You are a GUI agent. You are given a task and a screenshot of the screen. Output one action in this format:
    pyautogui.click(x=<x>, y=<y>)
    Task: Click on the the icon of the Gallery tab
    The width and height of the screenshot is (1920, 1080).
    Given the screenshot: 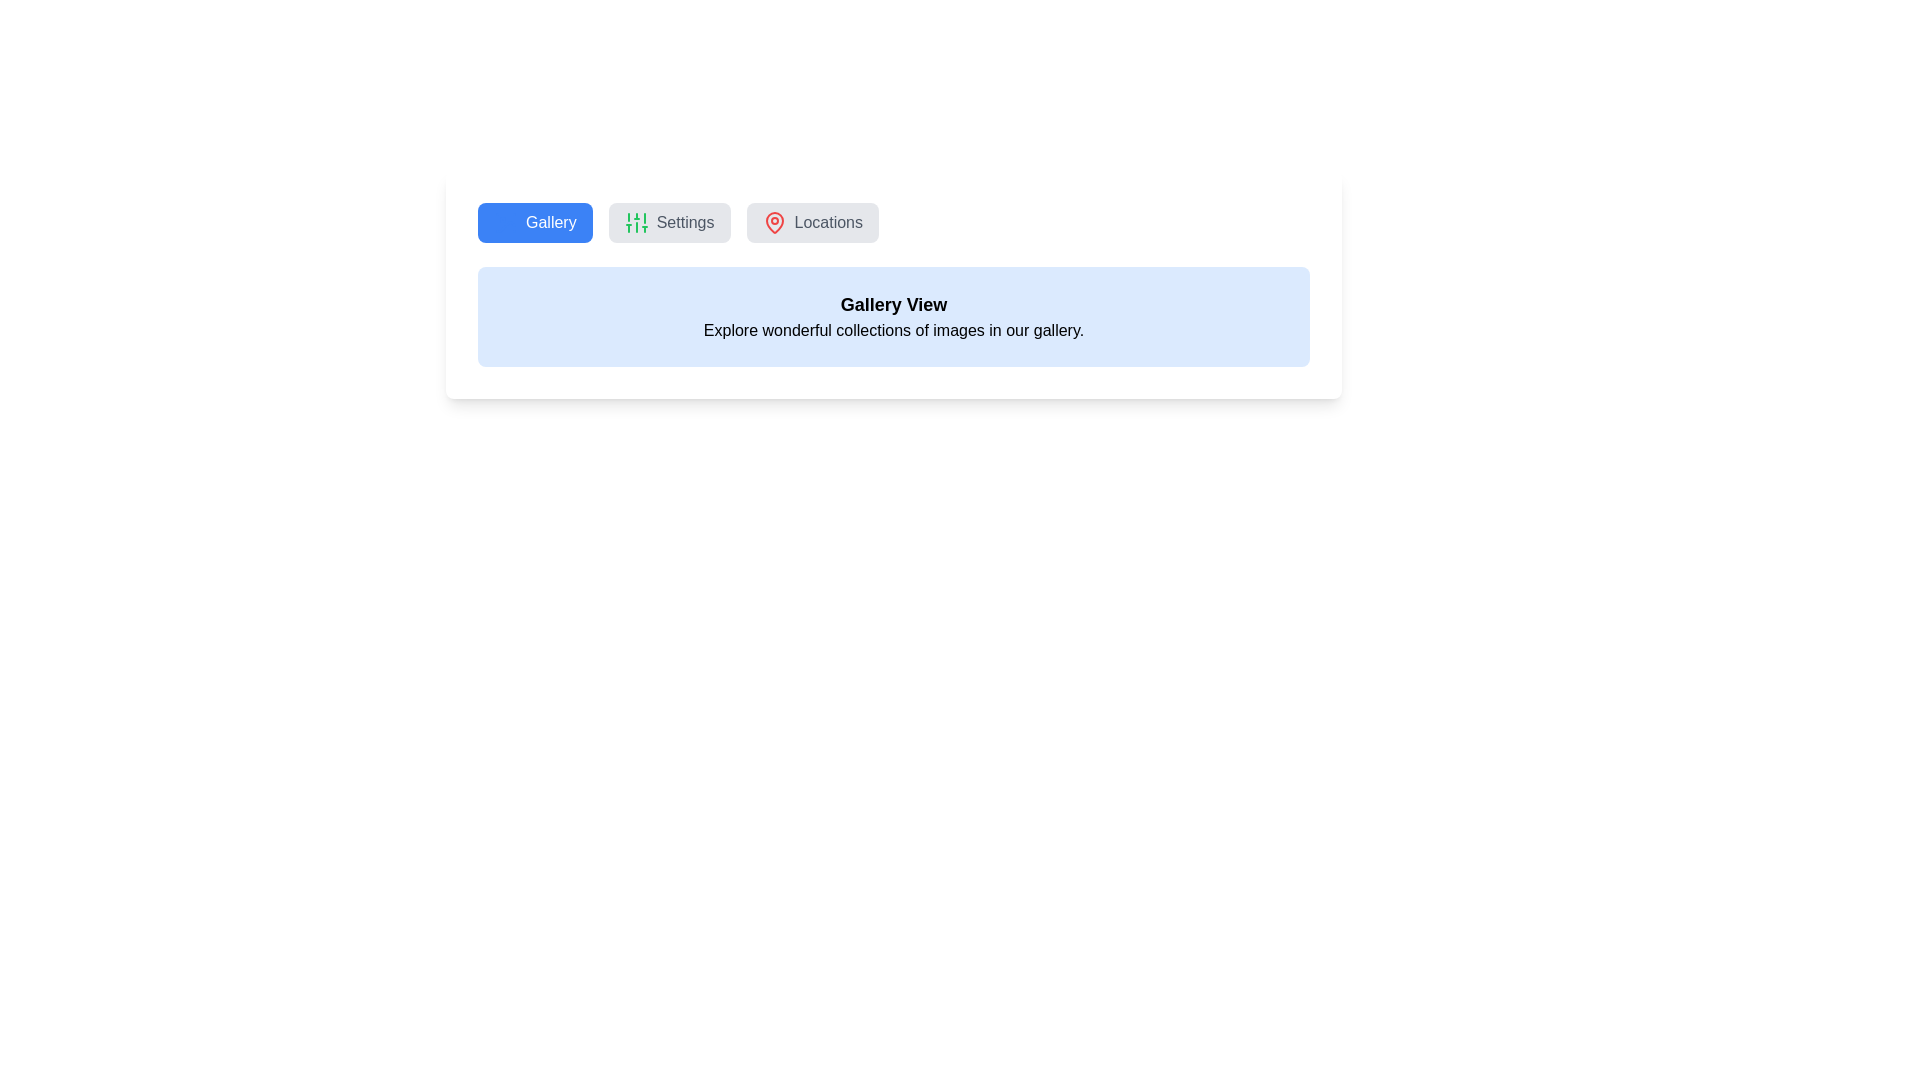 What is the action you would take?
    pyautogui.click(x=505, y=223)
    